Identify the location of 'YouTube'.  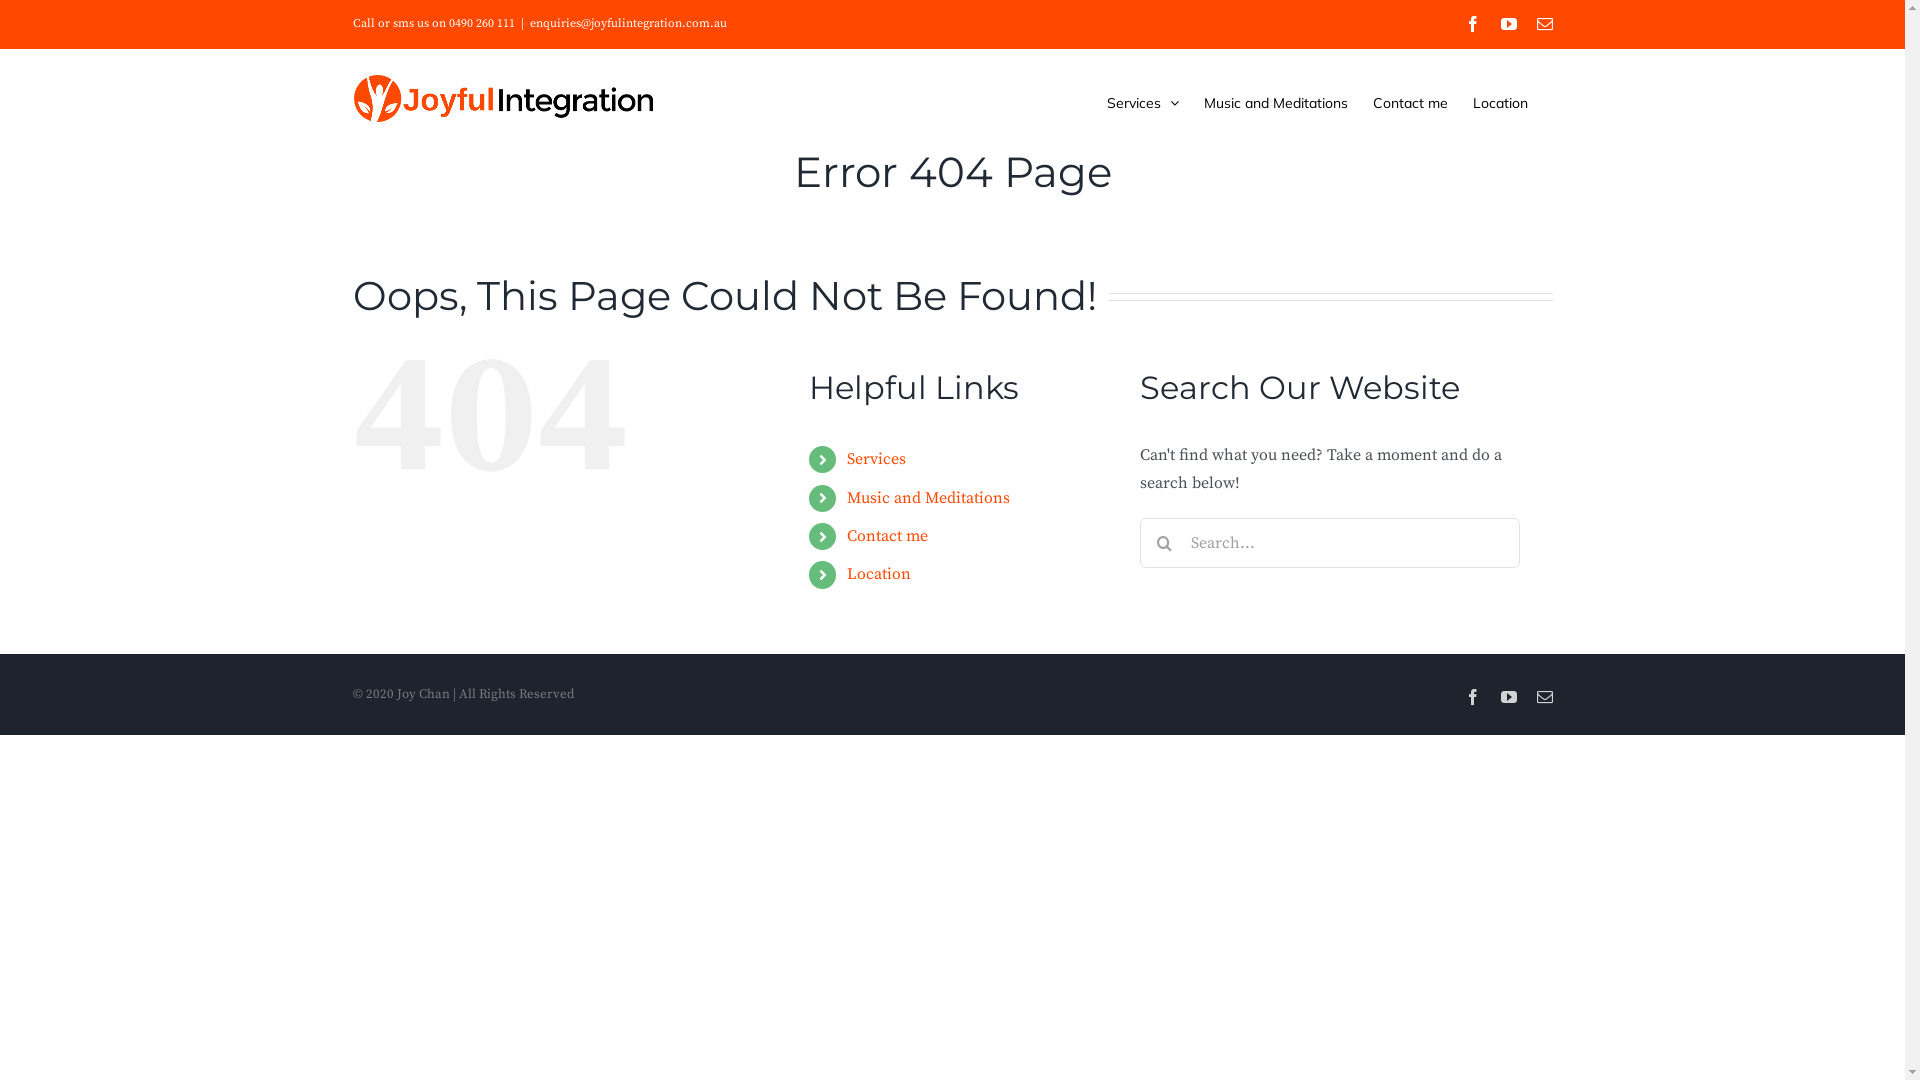
(1499, 696).